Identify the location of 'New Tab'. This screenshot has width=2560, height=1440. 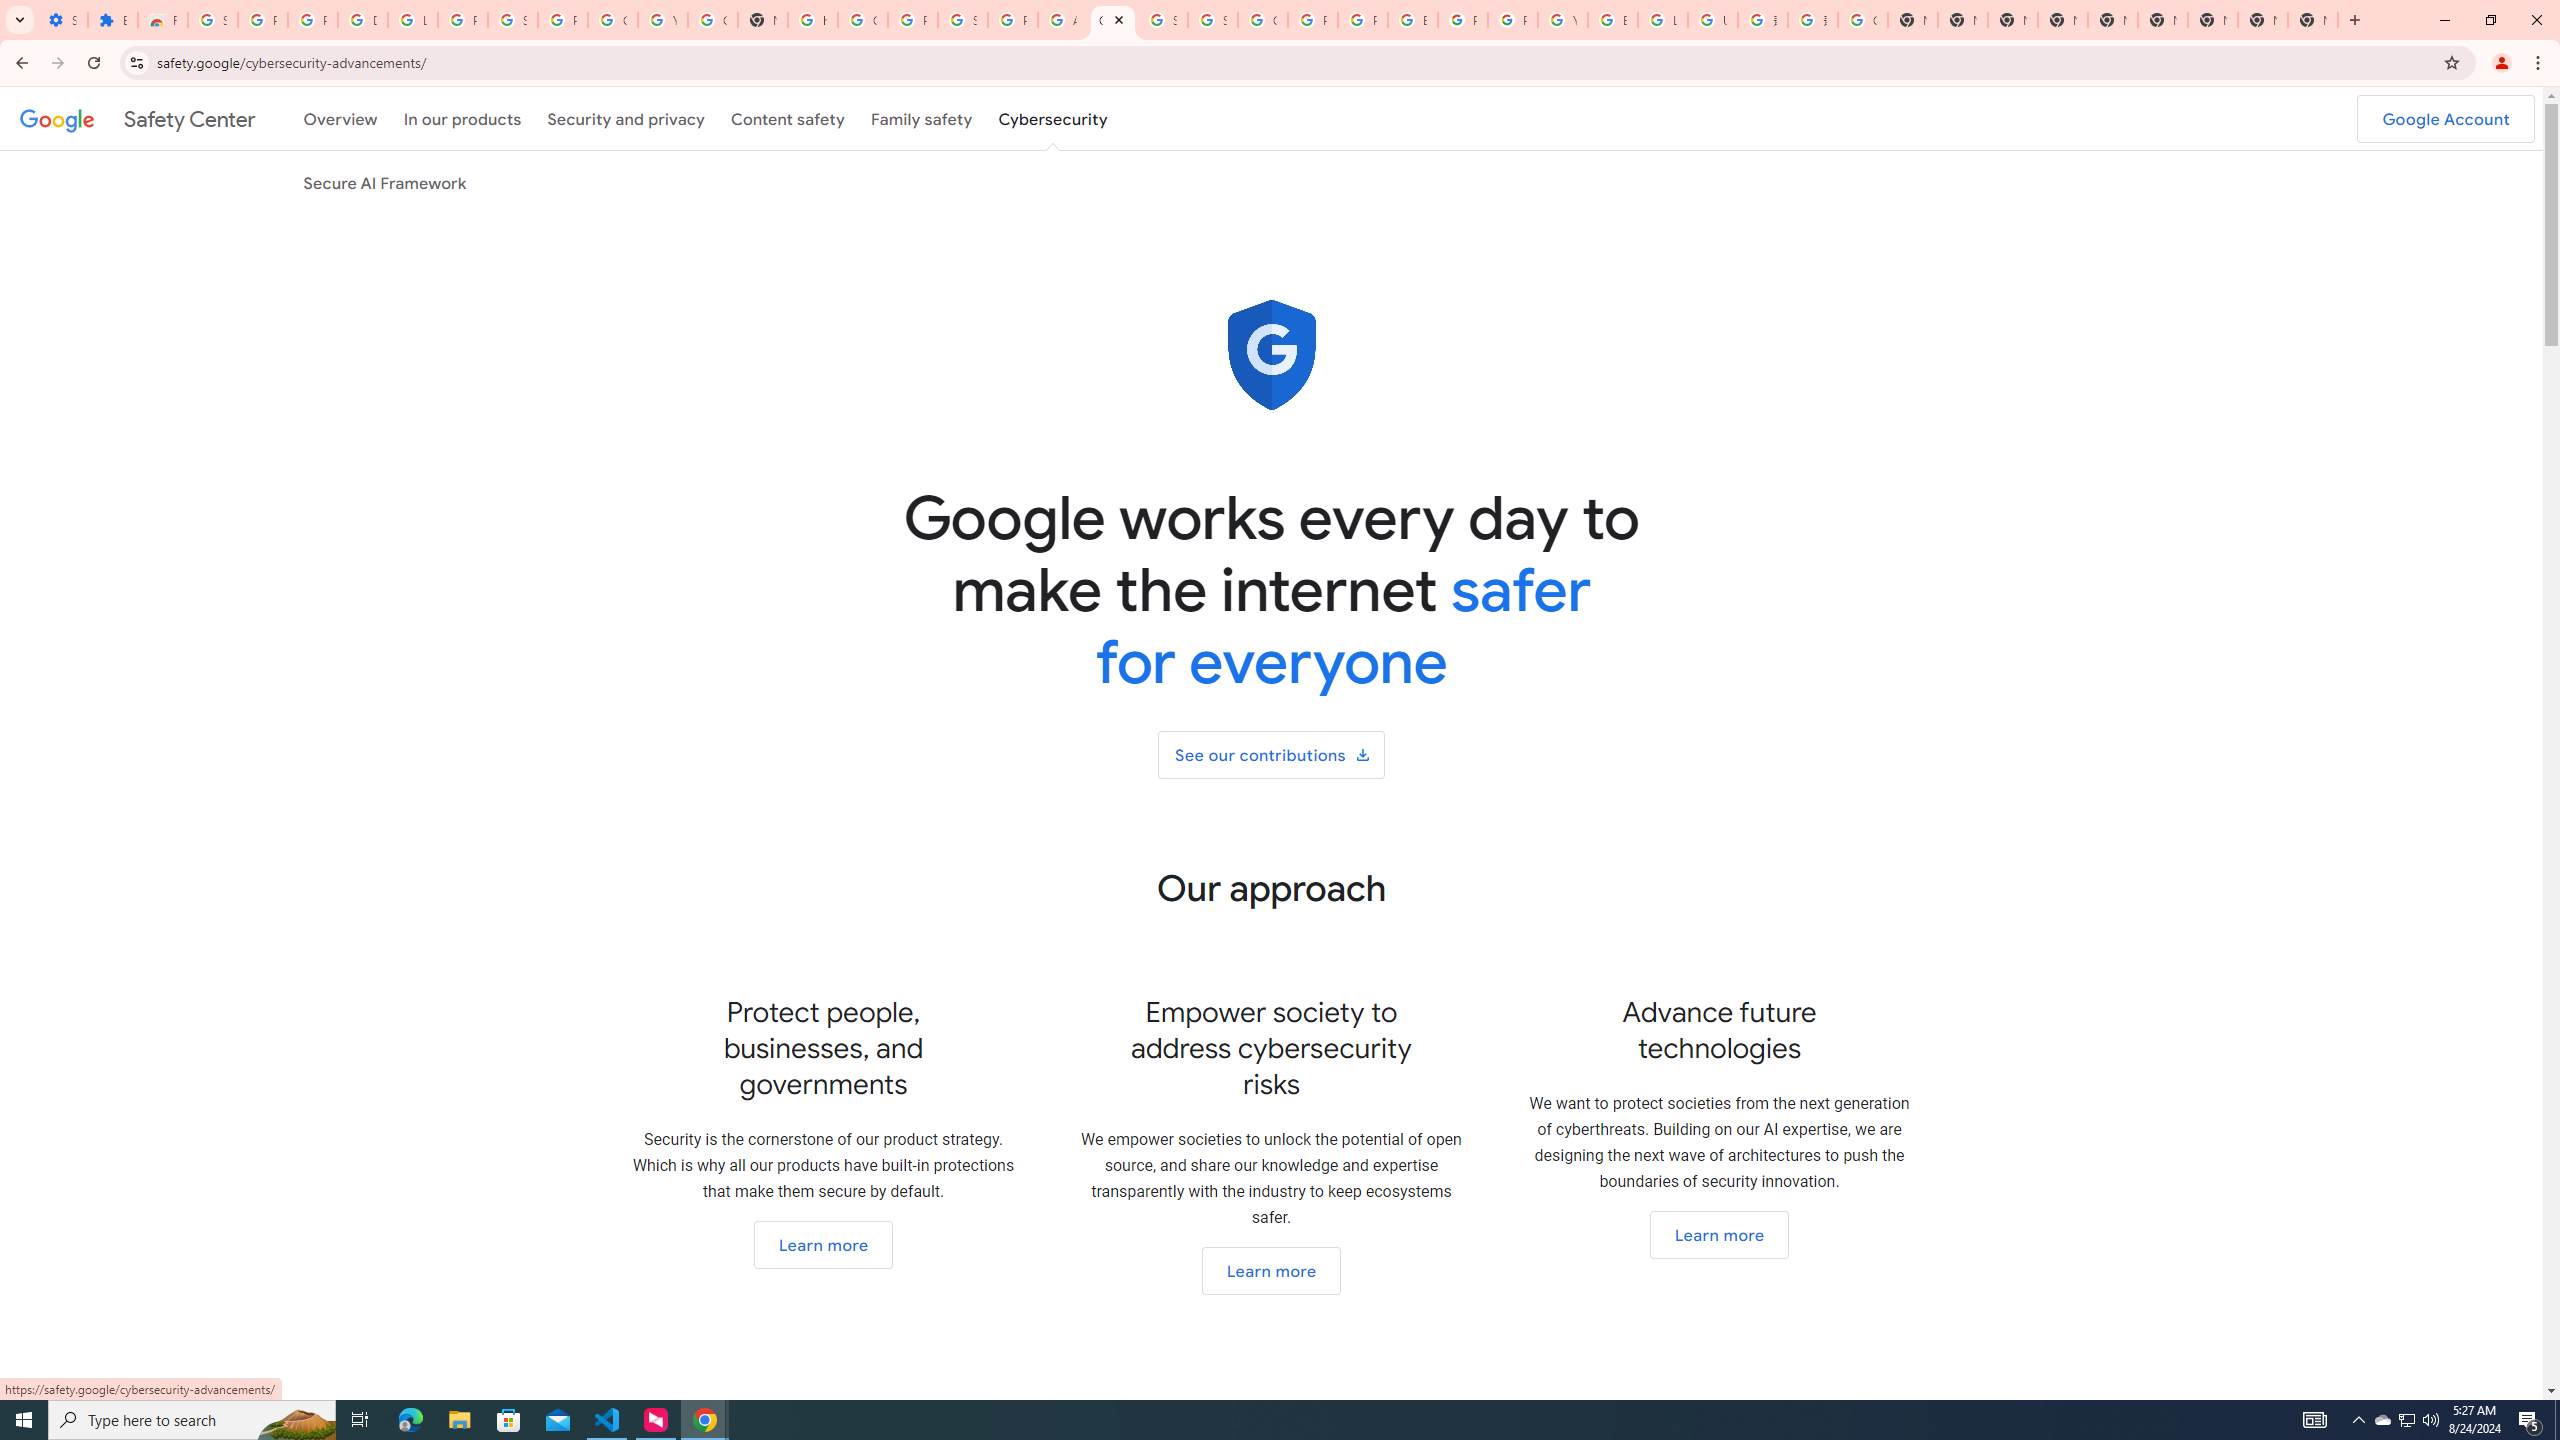
(2311, 19).